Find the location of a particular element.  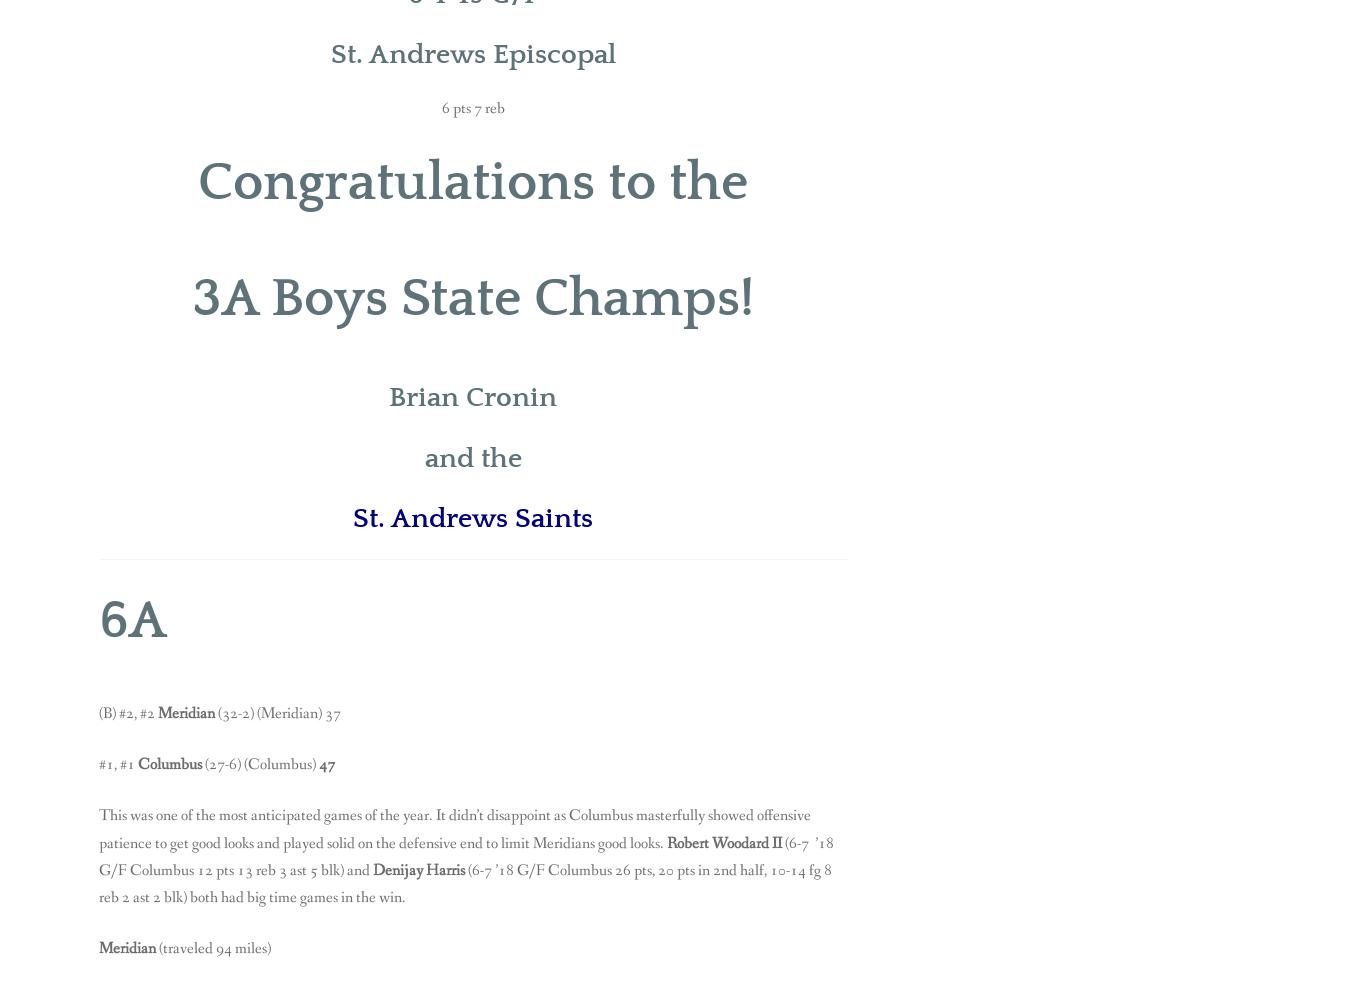

'Brian Cronin' is located at coordinates (472, 396).